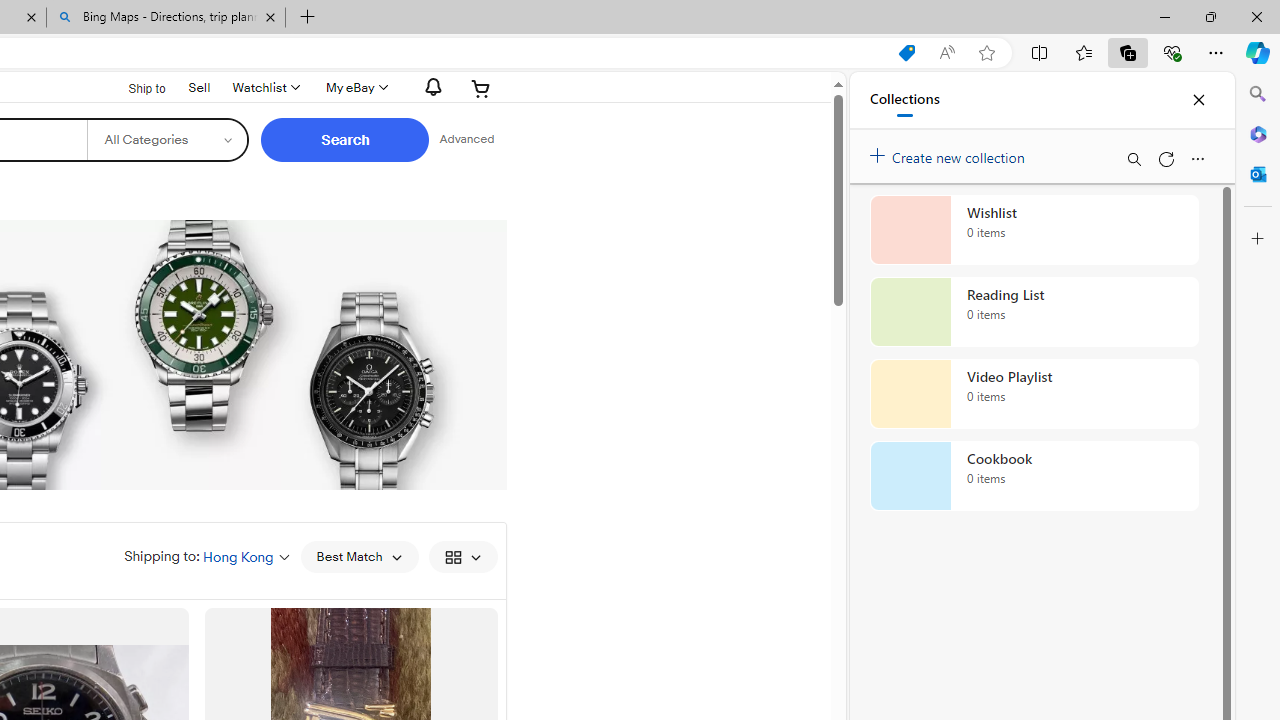 This screenshot has height=720, width=1280. Describe the element at coordinates (199, 85) in the screenshot. I see `'Sell'` at that location.